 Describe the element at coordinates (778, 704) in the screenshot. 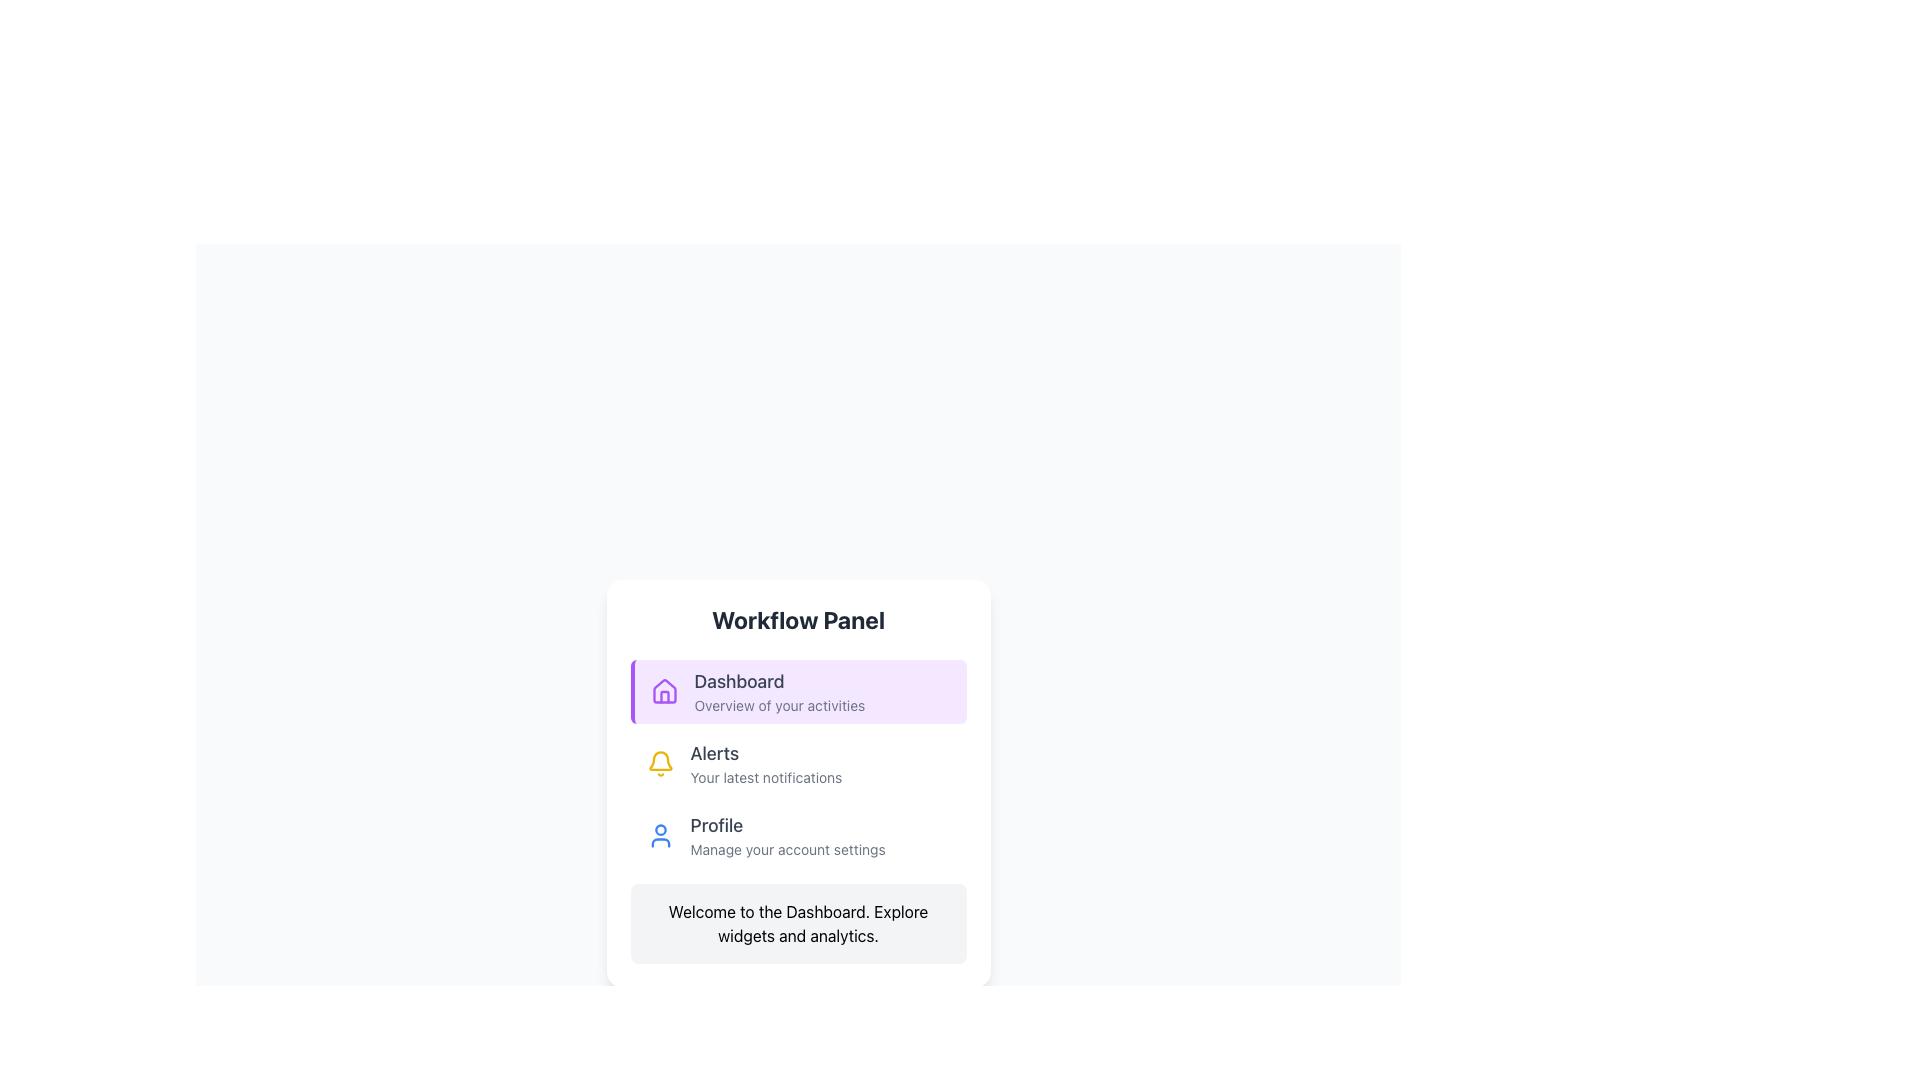

I see `the static text label providing a brief description or subtitle for the 'Dashboard' section, which is positioned directly beneath the 'Dashboard' heading in the Workflow Panel interface` at that location.